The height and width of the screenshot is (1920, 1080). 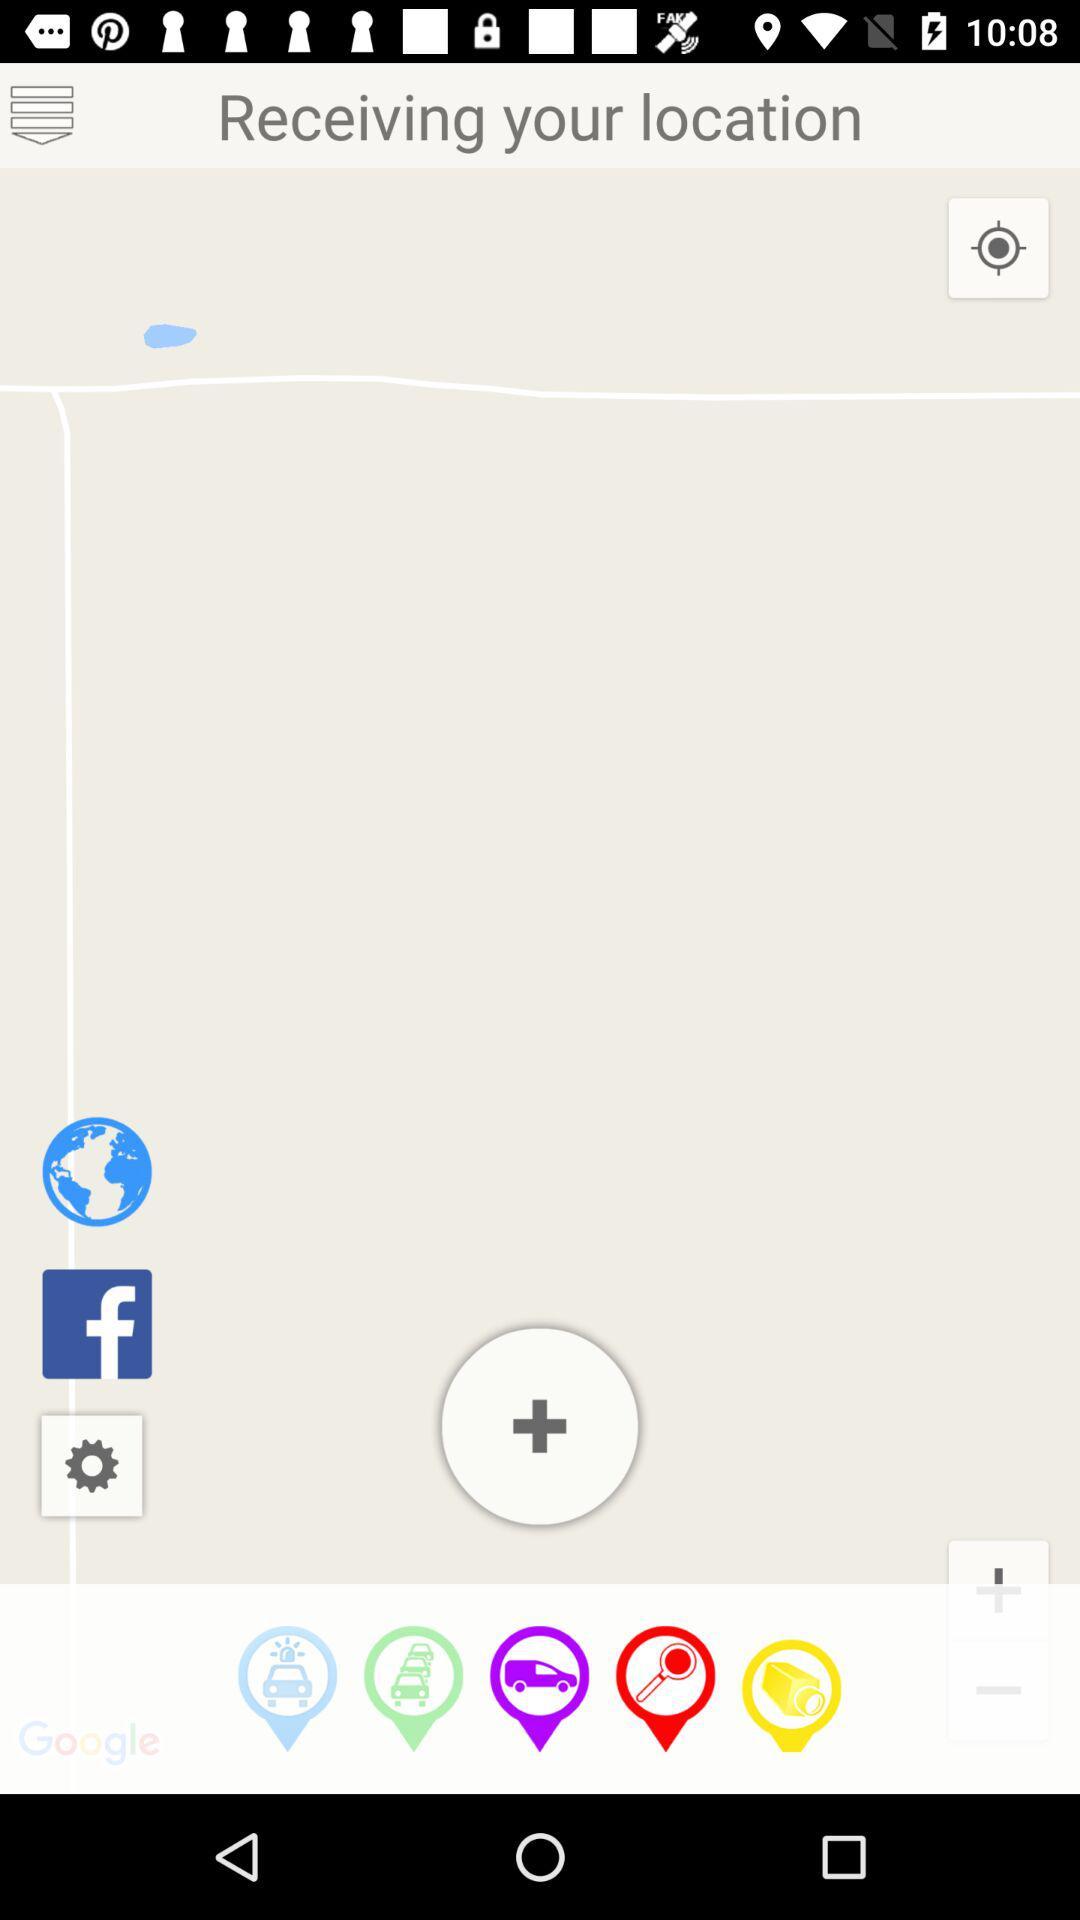 What do you see at coordinates (97, 1171) in the screenshot?
I see `views overhead global view` at bounding box center [97, 1171].